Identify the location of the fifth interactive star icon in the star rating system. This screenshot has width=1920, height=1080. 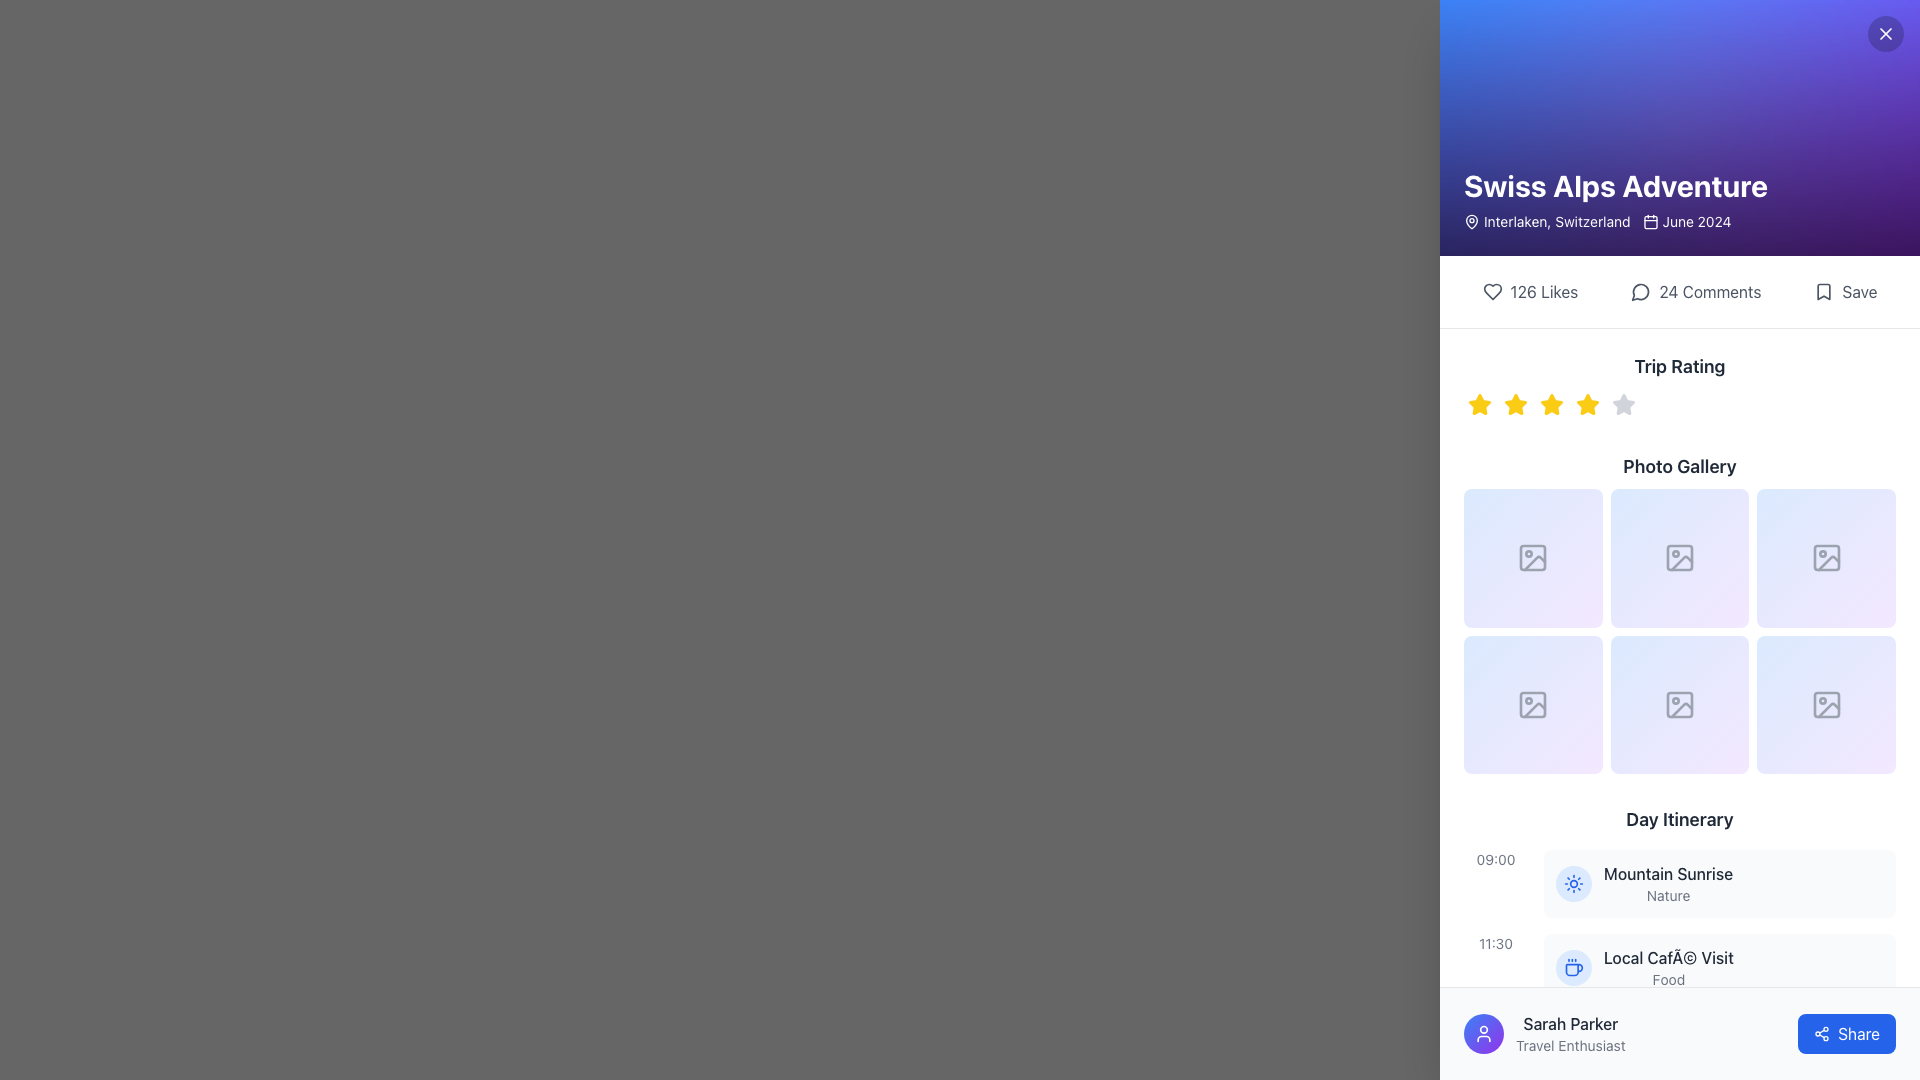
(1623, 405).